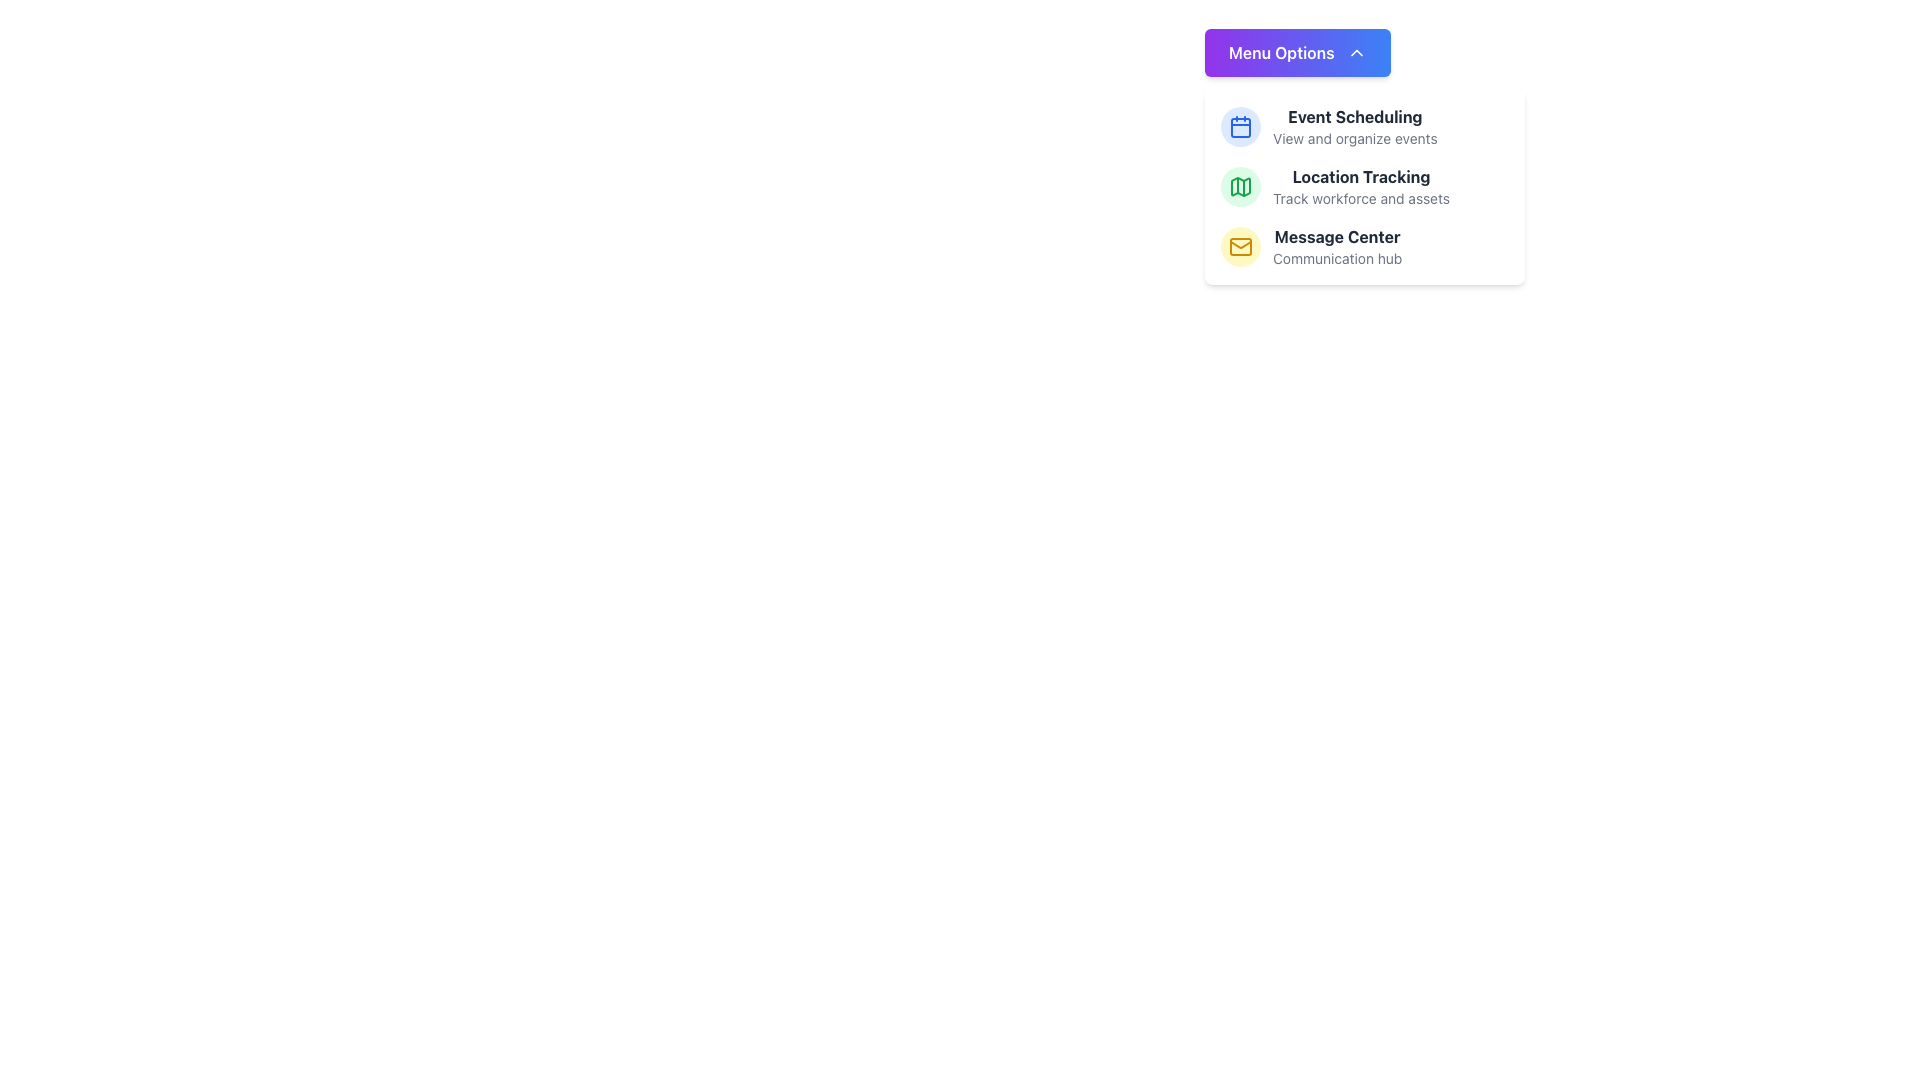 The width and height of the screenshot is (1920, 1080). What do you see at coordinates (1360, 199) in the screenshot?
I see `the static text label providing context for the 'Location Tracking' menu option, located beneath the main title 'Location Tracking'` at bounding box center [1360, 199].